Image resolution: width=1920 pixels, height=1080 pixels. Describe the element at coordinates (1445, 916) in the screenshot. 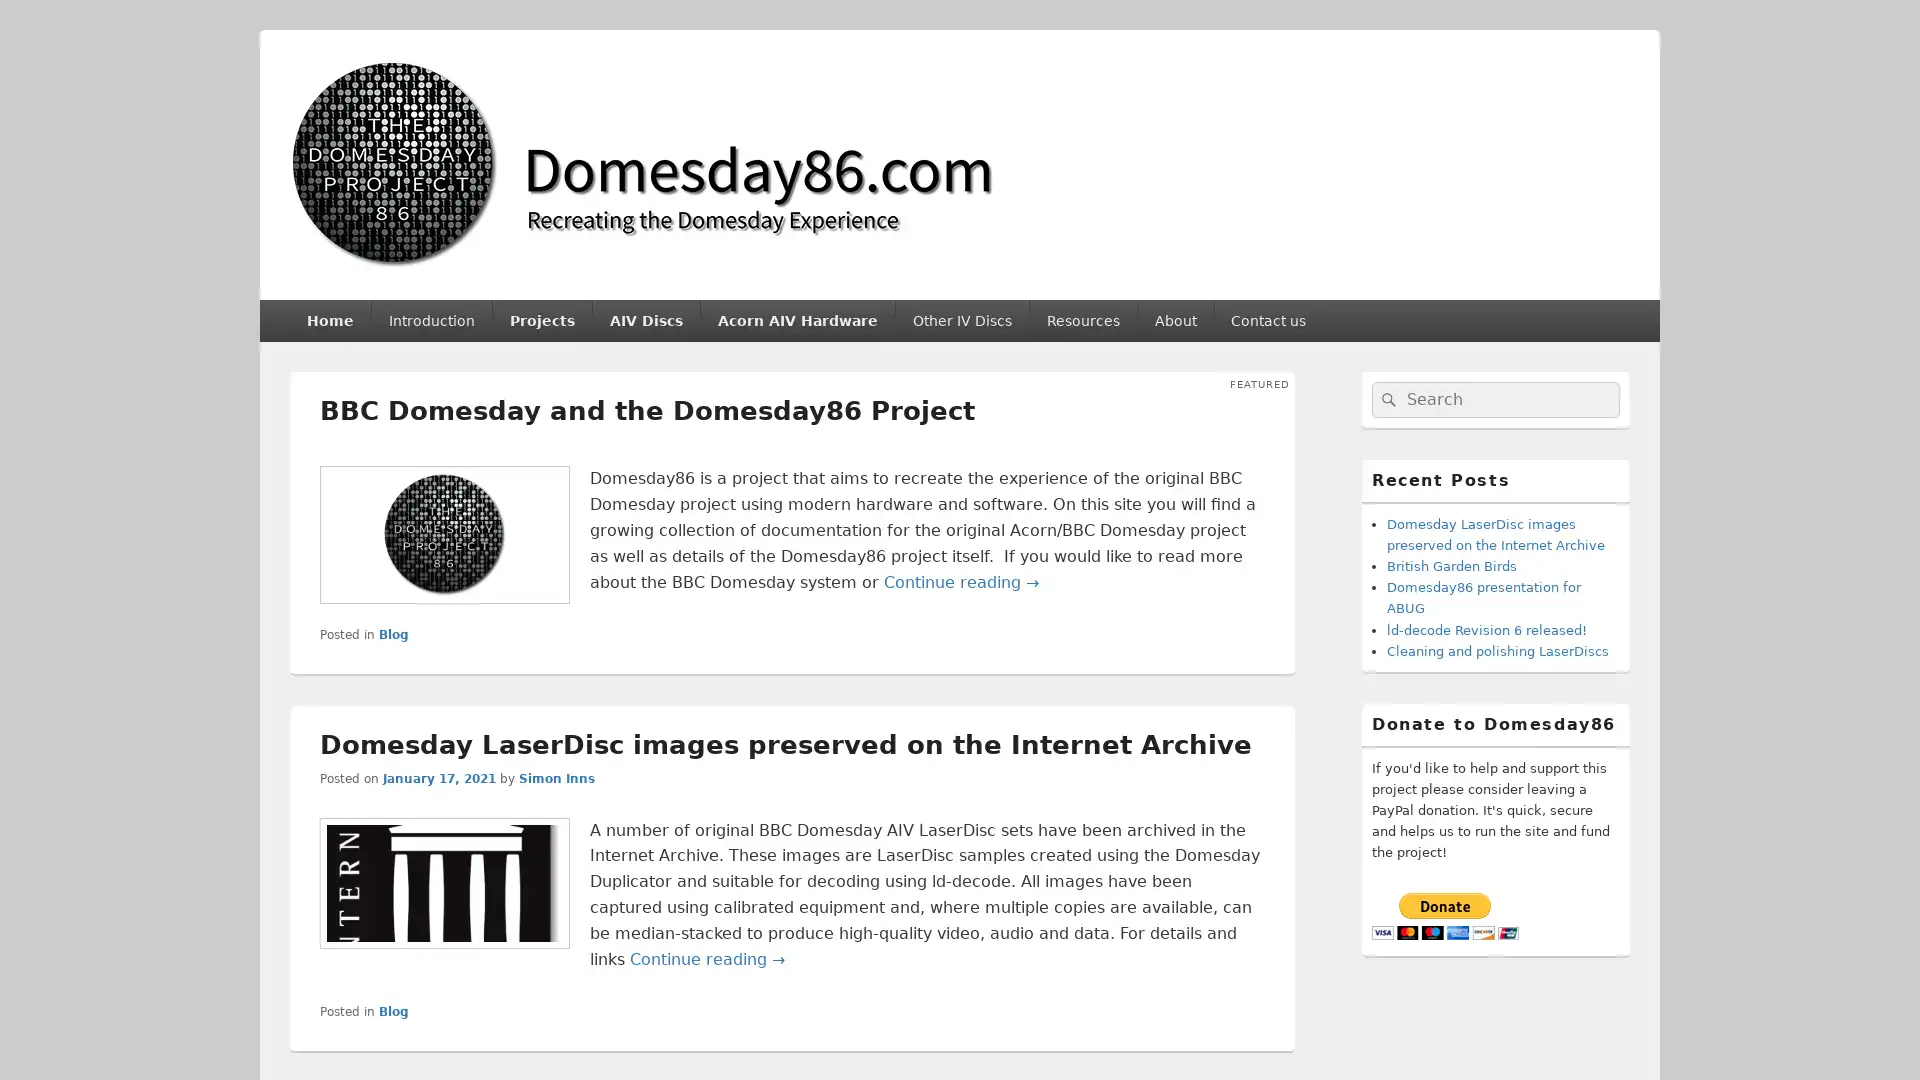

I see `PayPal - The safer, easier way to pay online.` at that location.